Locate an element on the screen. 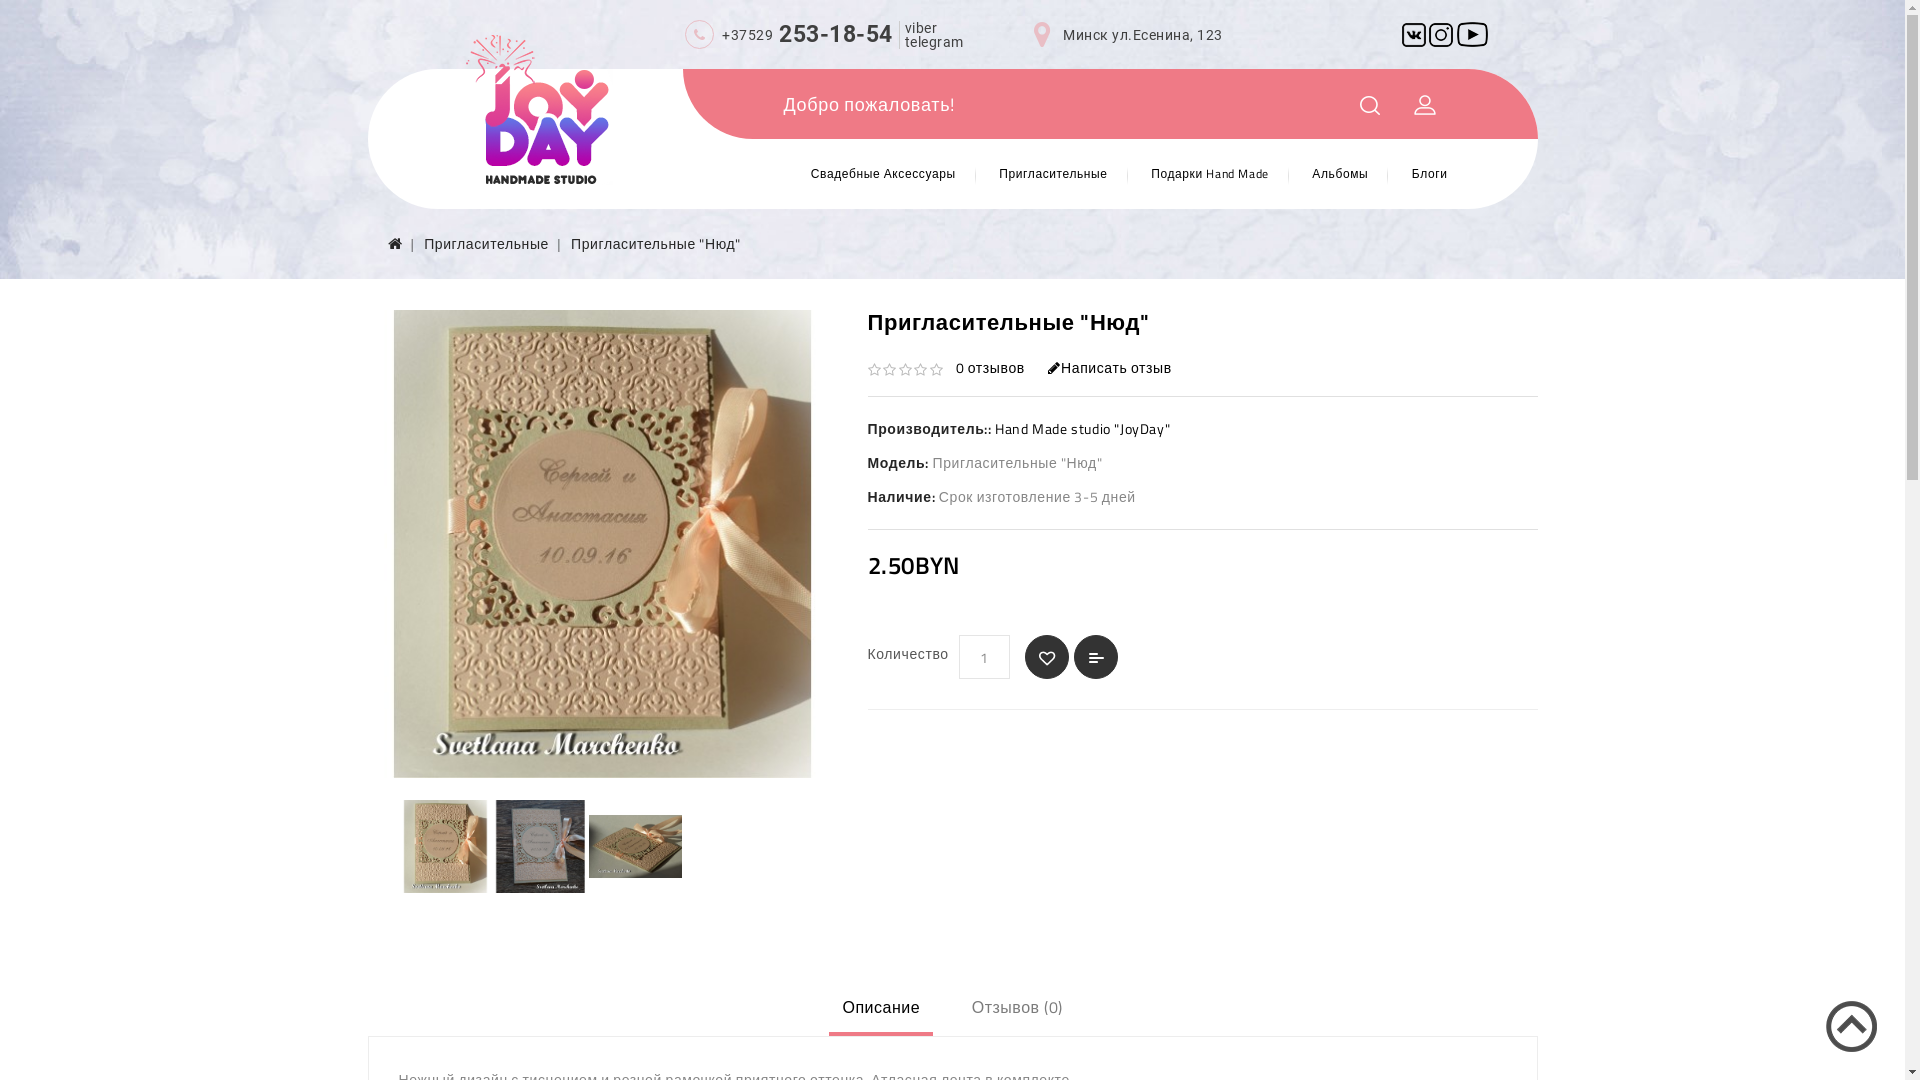 The width and height of the screenshot is (1920, 1080). 'JoyDay  - HandMade studio' is located at coordinates (537, 110).